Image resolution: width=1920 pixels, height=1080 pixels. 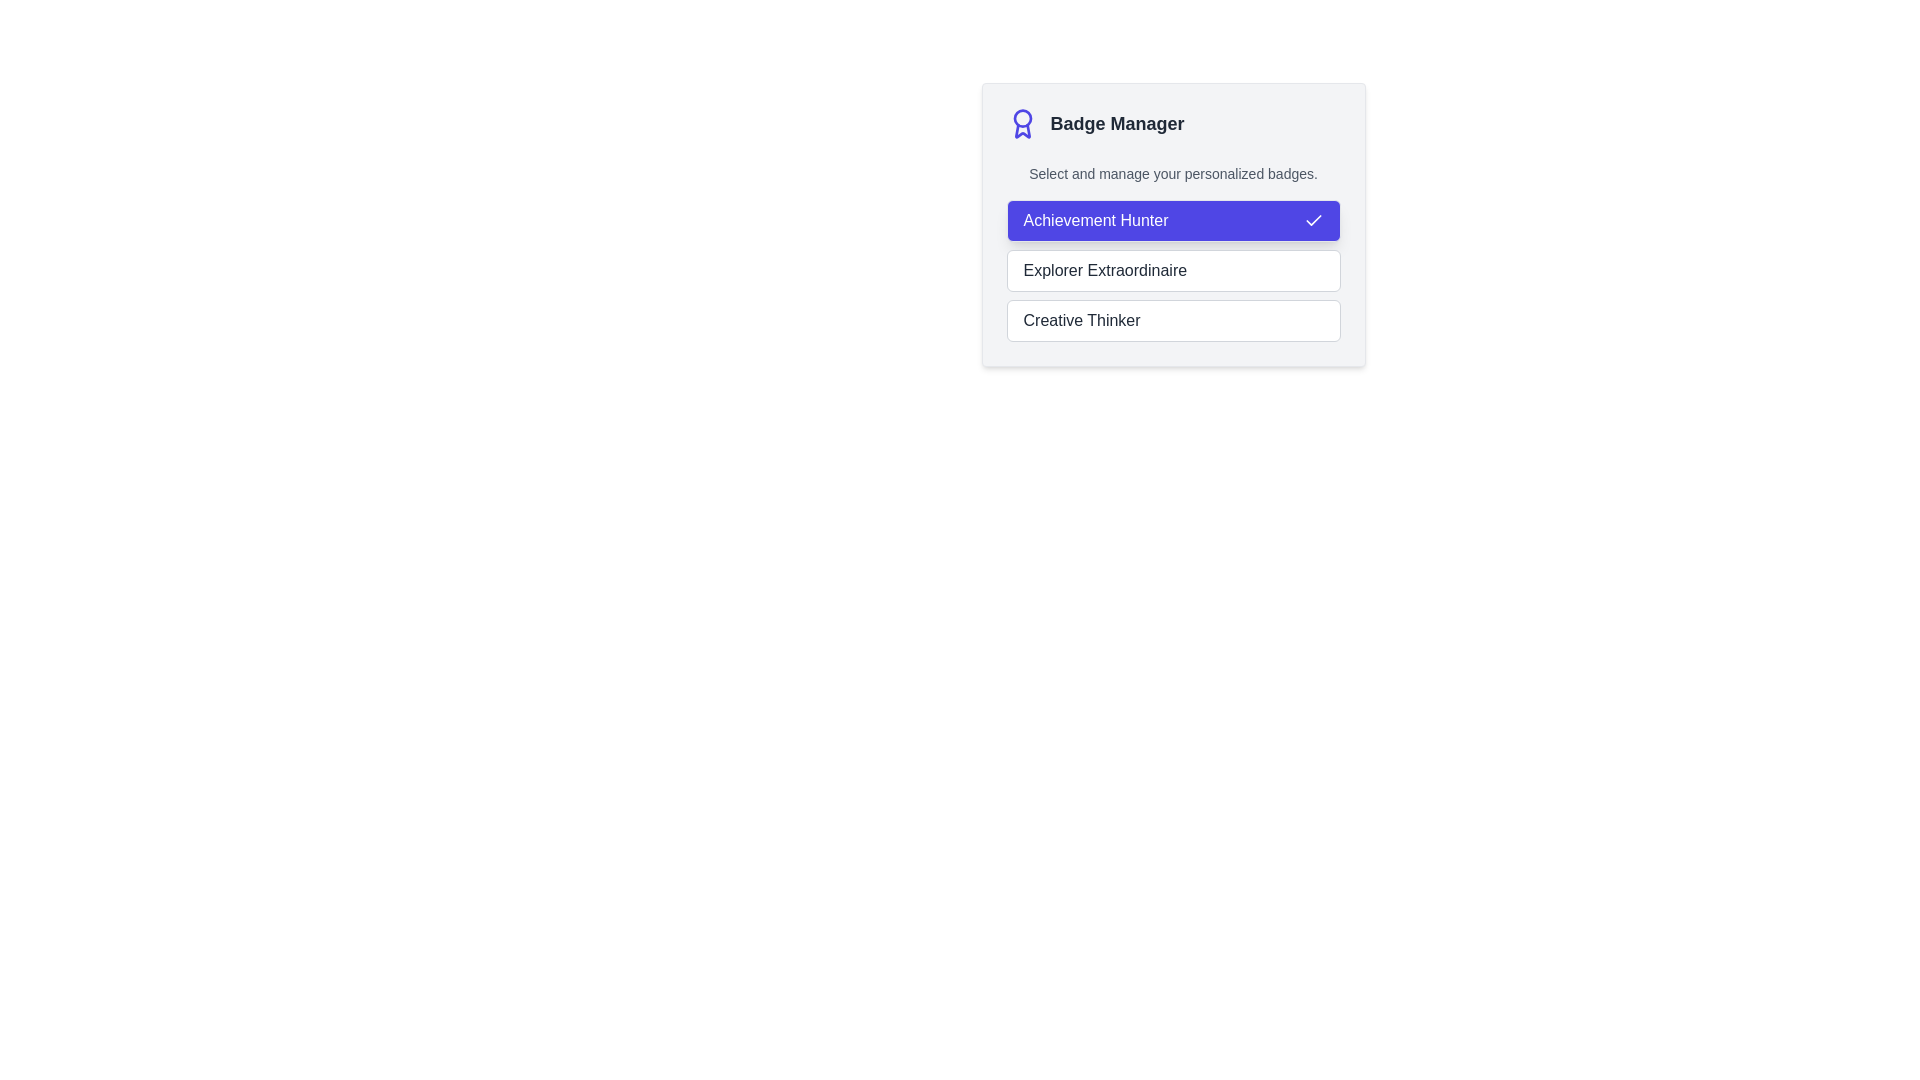 What do you see at coordinates (1173, 319) in the screenshot?
I see `the 'Creative Thinker' button` at bounding box center [1173, 319].